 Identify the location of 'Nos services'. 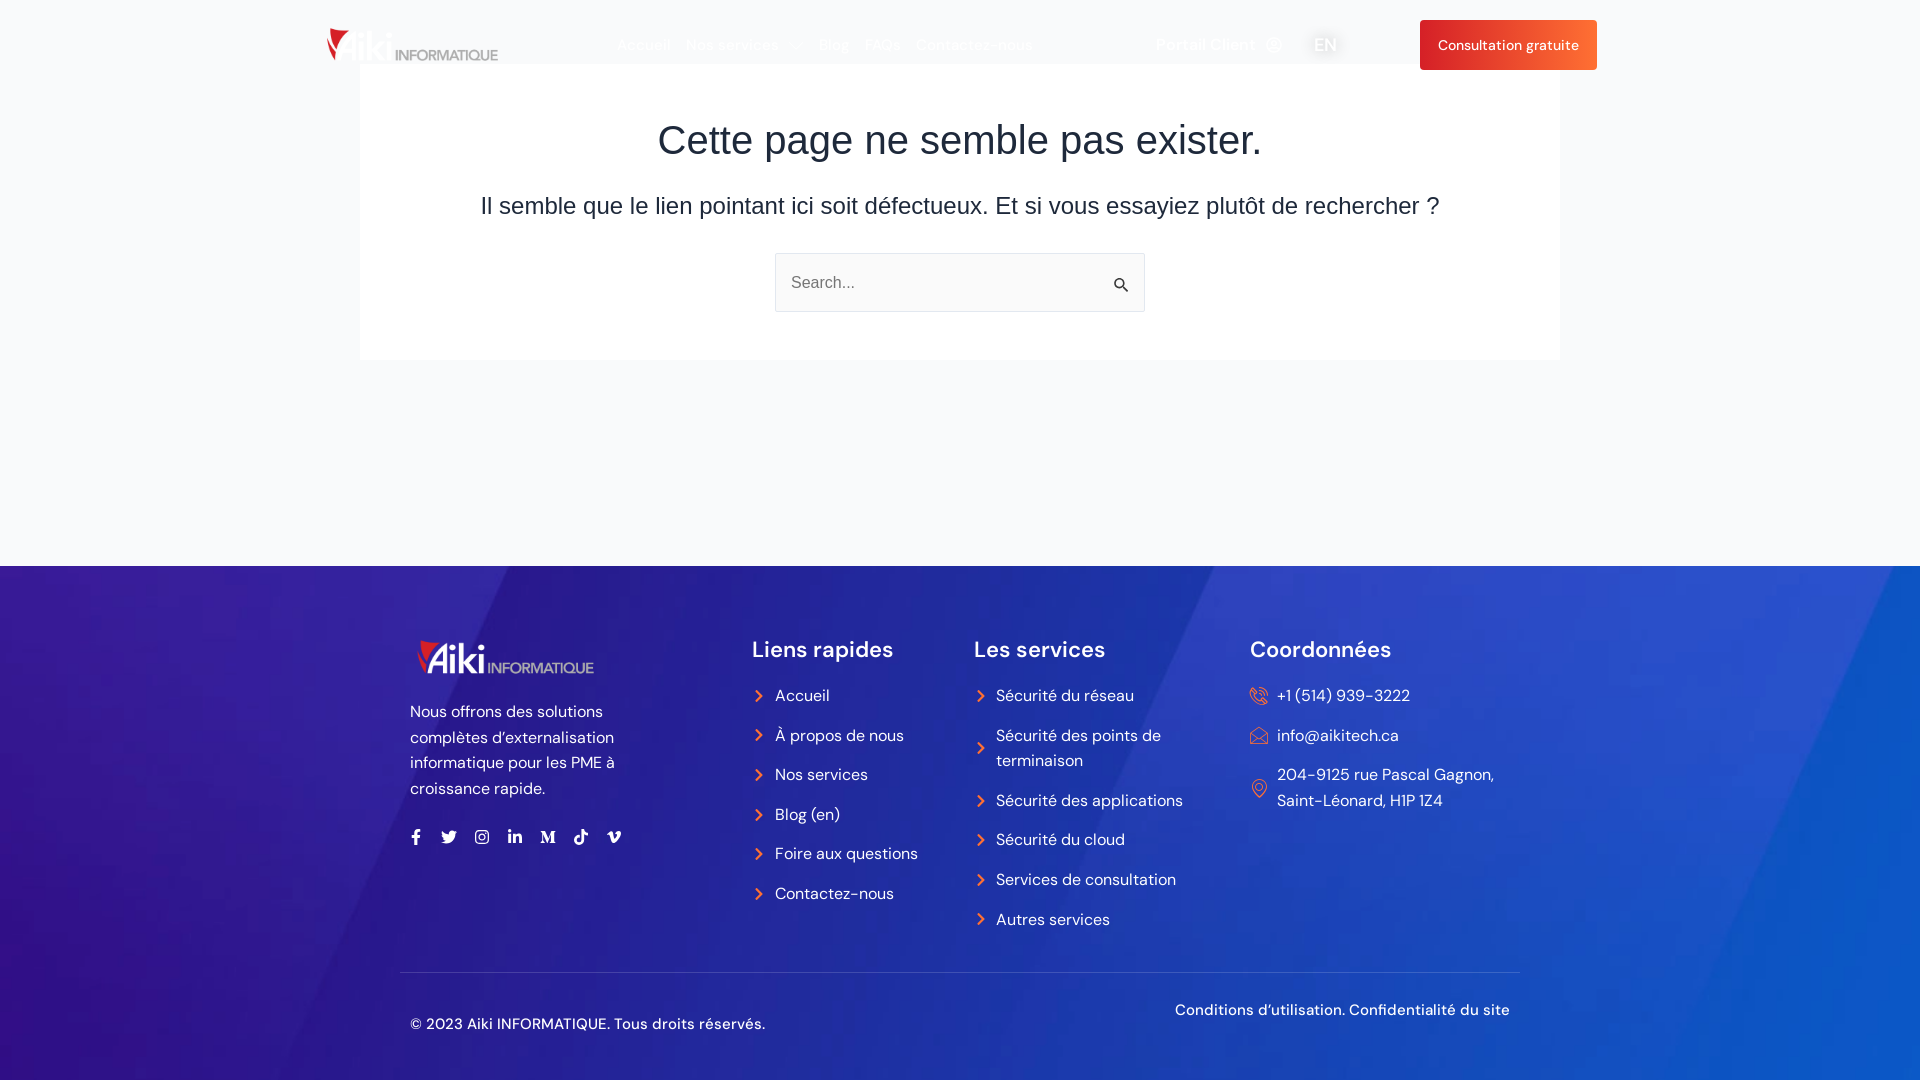
(743, 45).